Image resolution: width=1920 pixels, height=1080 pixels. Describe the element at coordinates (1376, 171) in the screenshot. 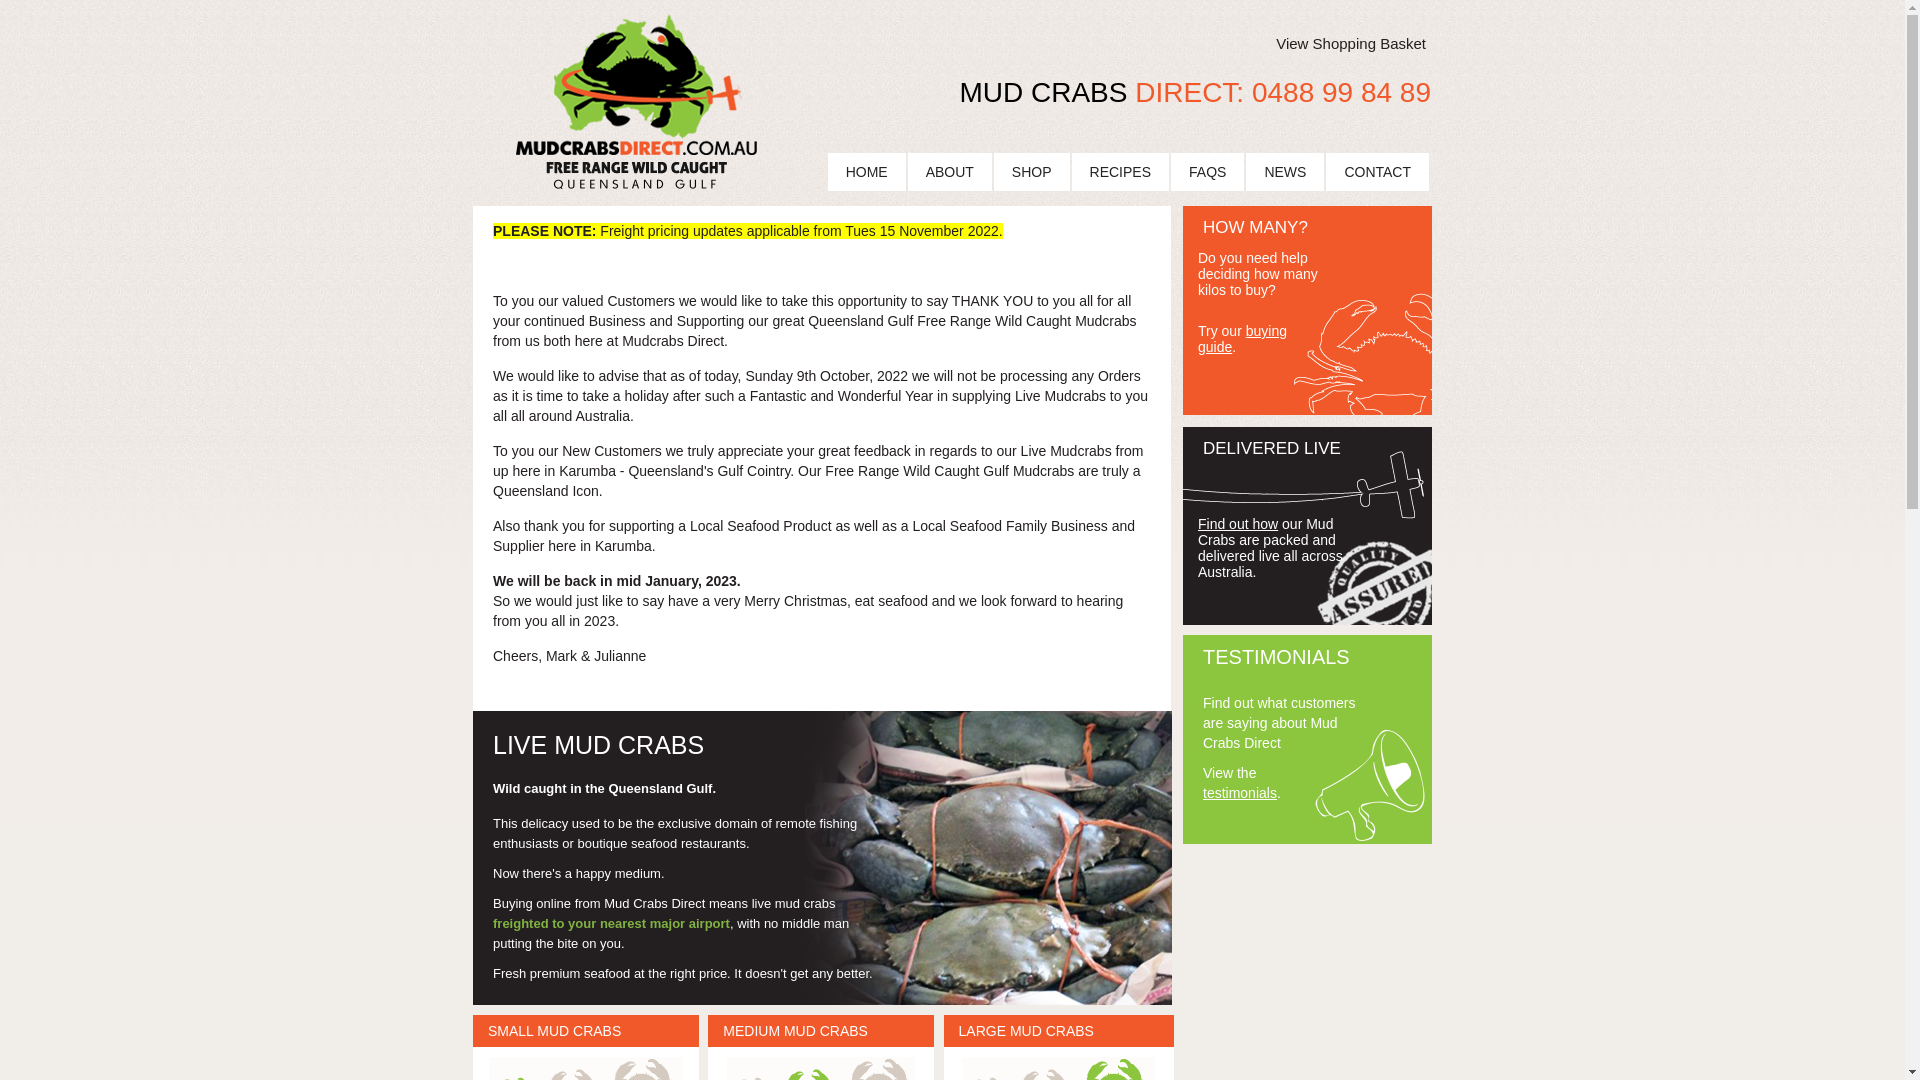

I see `'CONTACT'` at that location.